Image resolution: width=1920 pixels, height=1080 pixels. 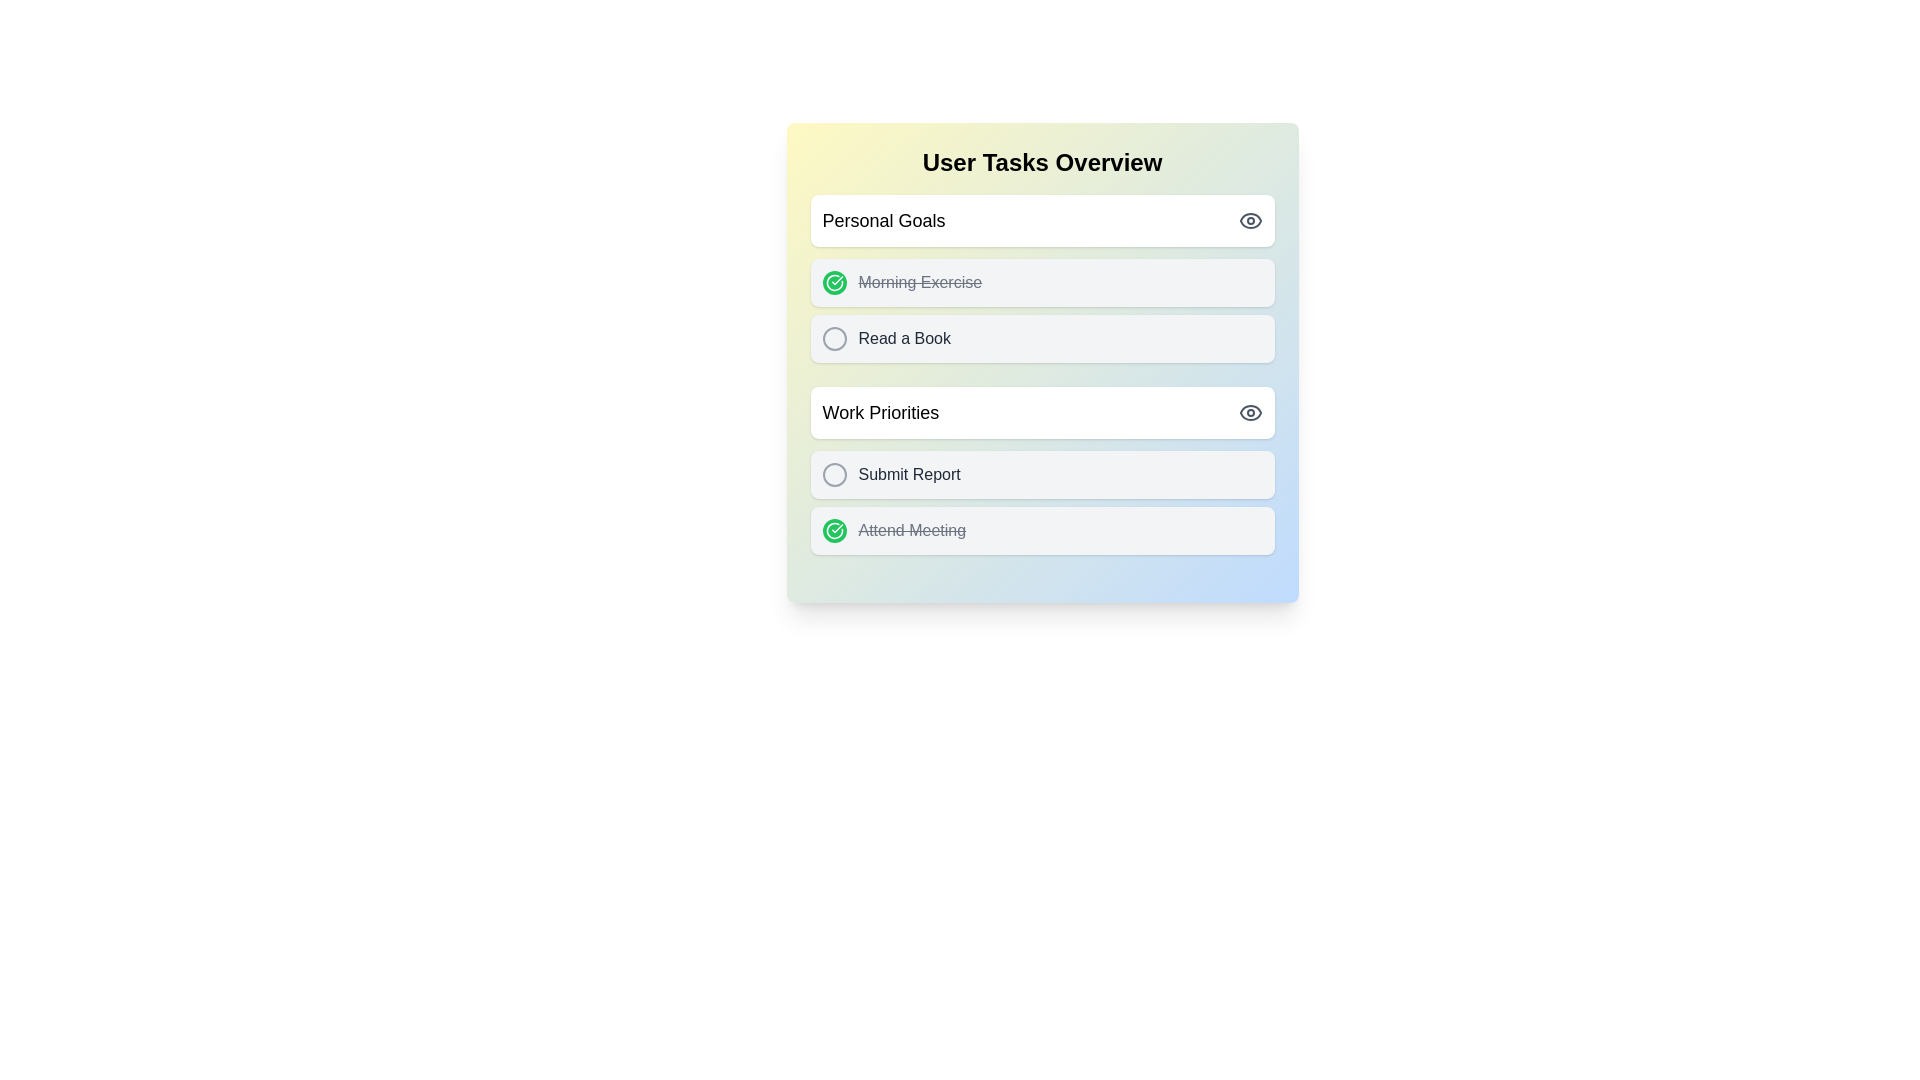 I want to click on the 'Personal Goals' Category Header with Icon, so click(x=1041, y=220).